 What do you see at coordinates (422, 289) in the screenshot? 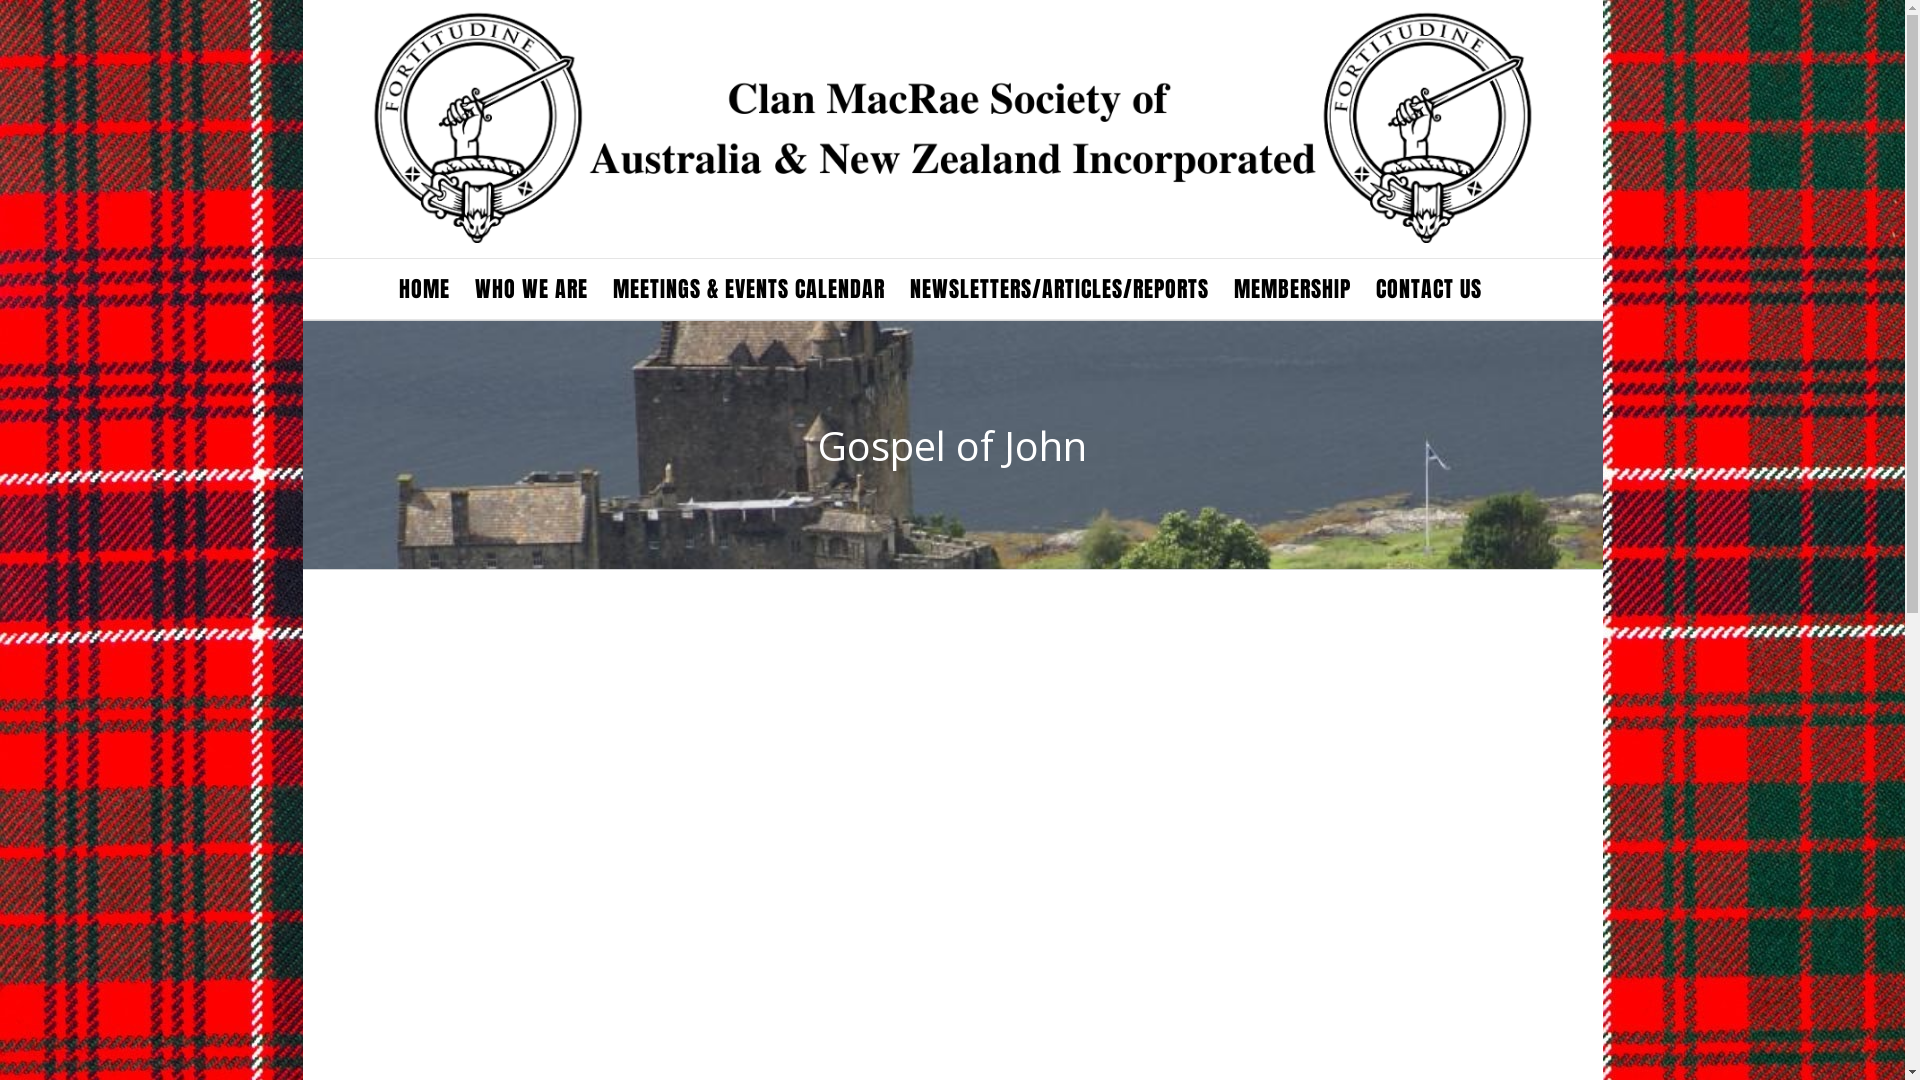
I see `'HOME'` at bounding box center [422, 289].